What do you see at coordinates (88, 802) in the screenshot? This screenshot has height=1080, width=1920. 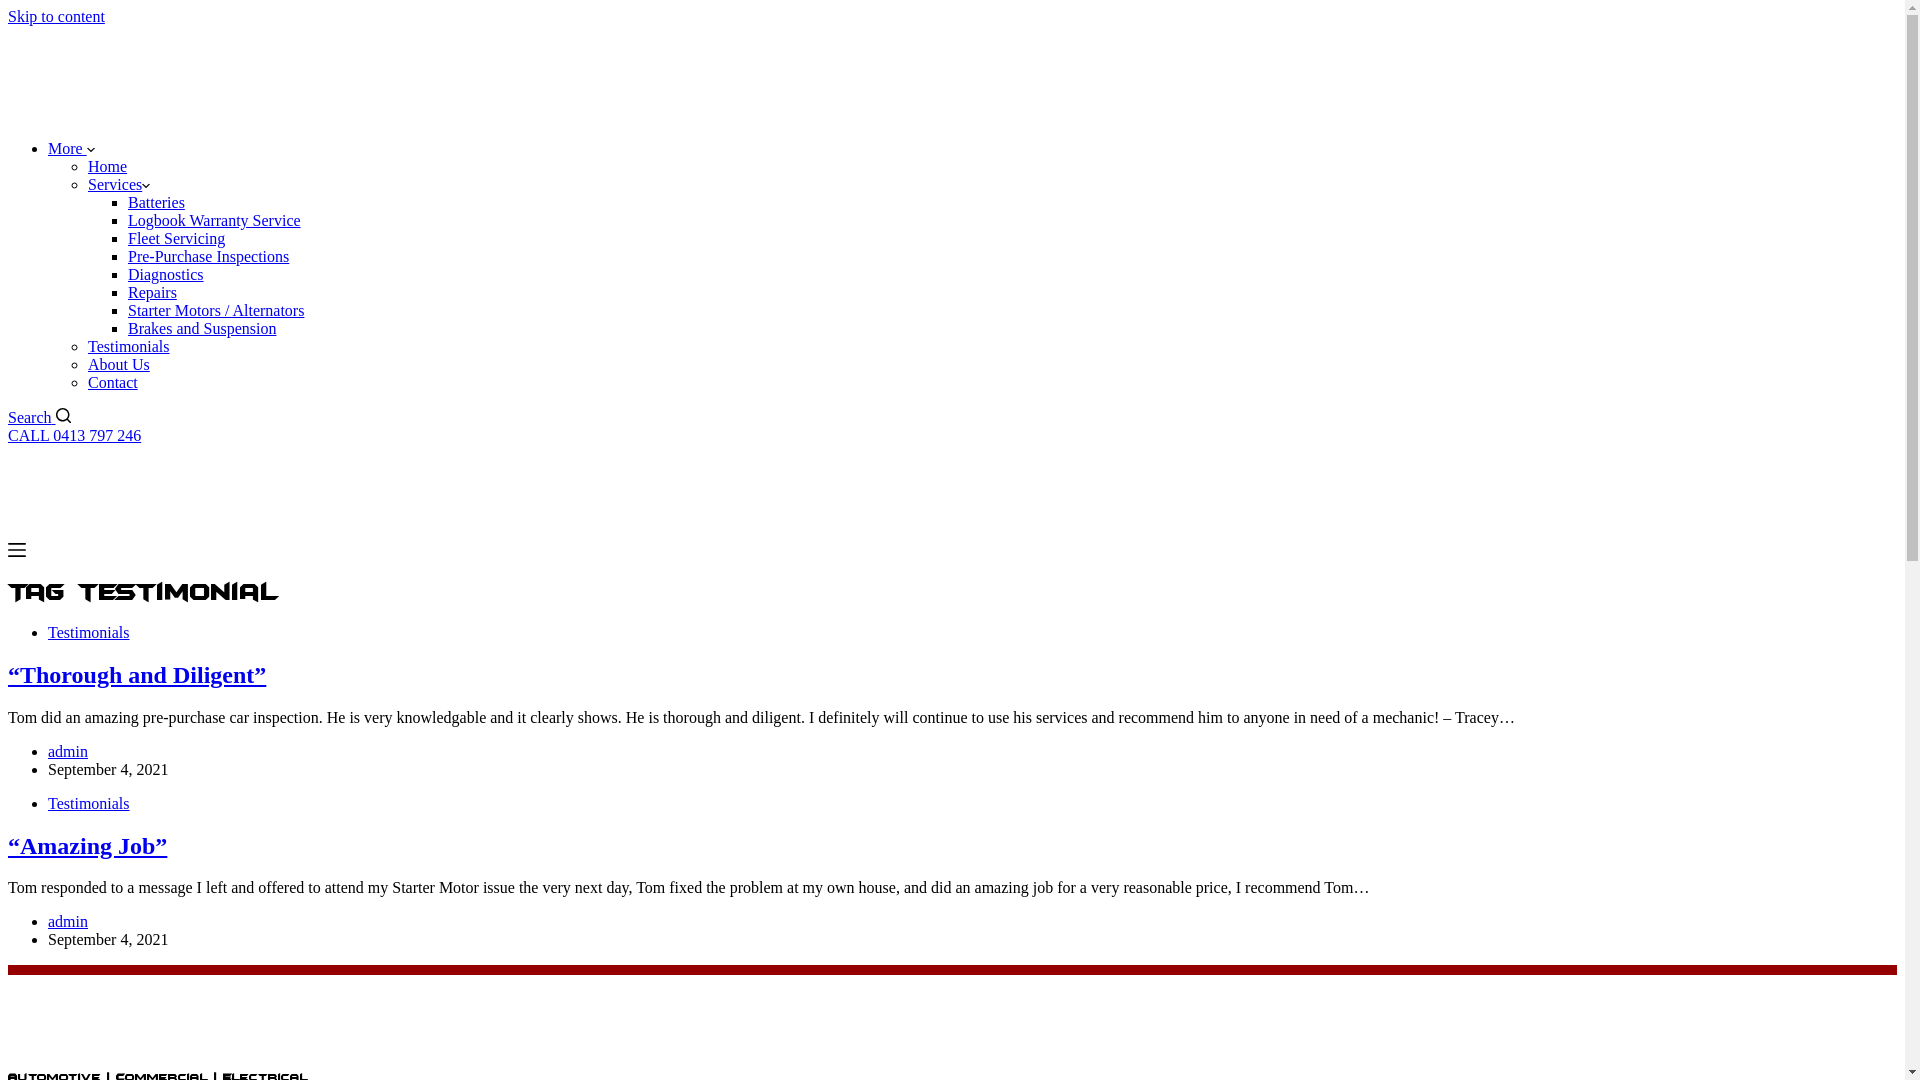 I see `'Testimonials'` at bounding box center [88, 802].